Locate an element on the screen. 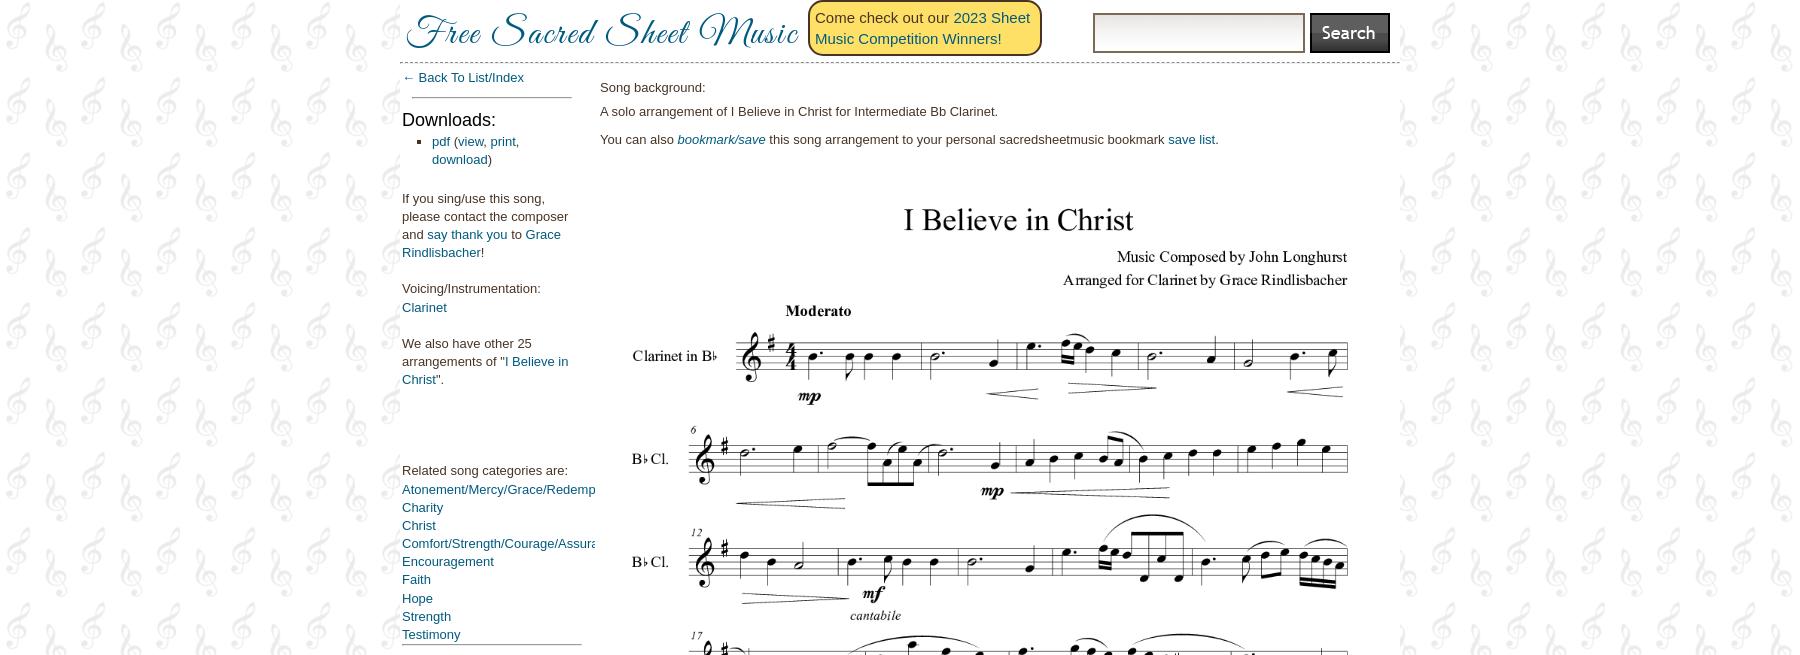 The width and height of the screenshot is (1800, 655). '".' is located at coordinates (435, 378).